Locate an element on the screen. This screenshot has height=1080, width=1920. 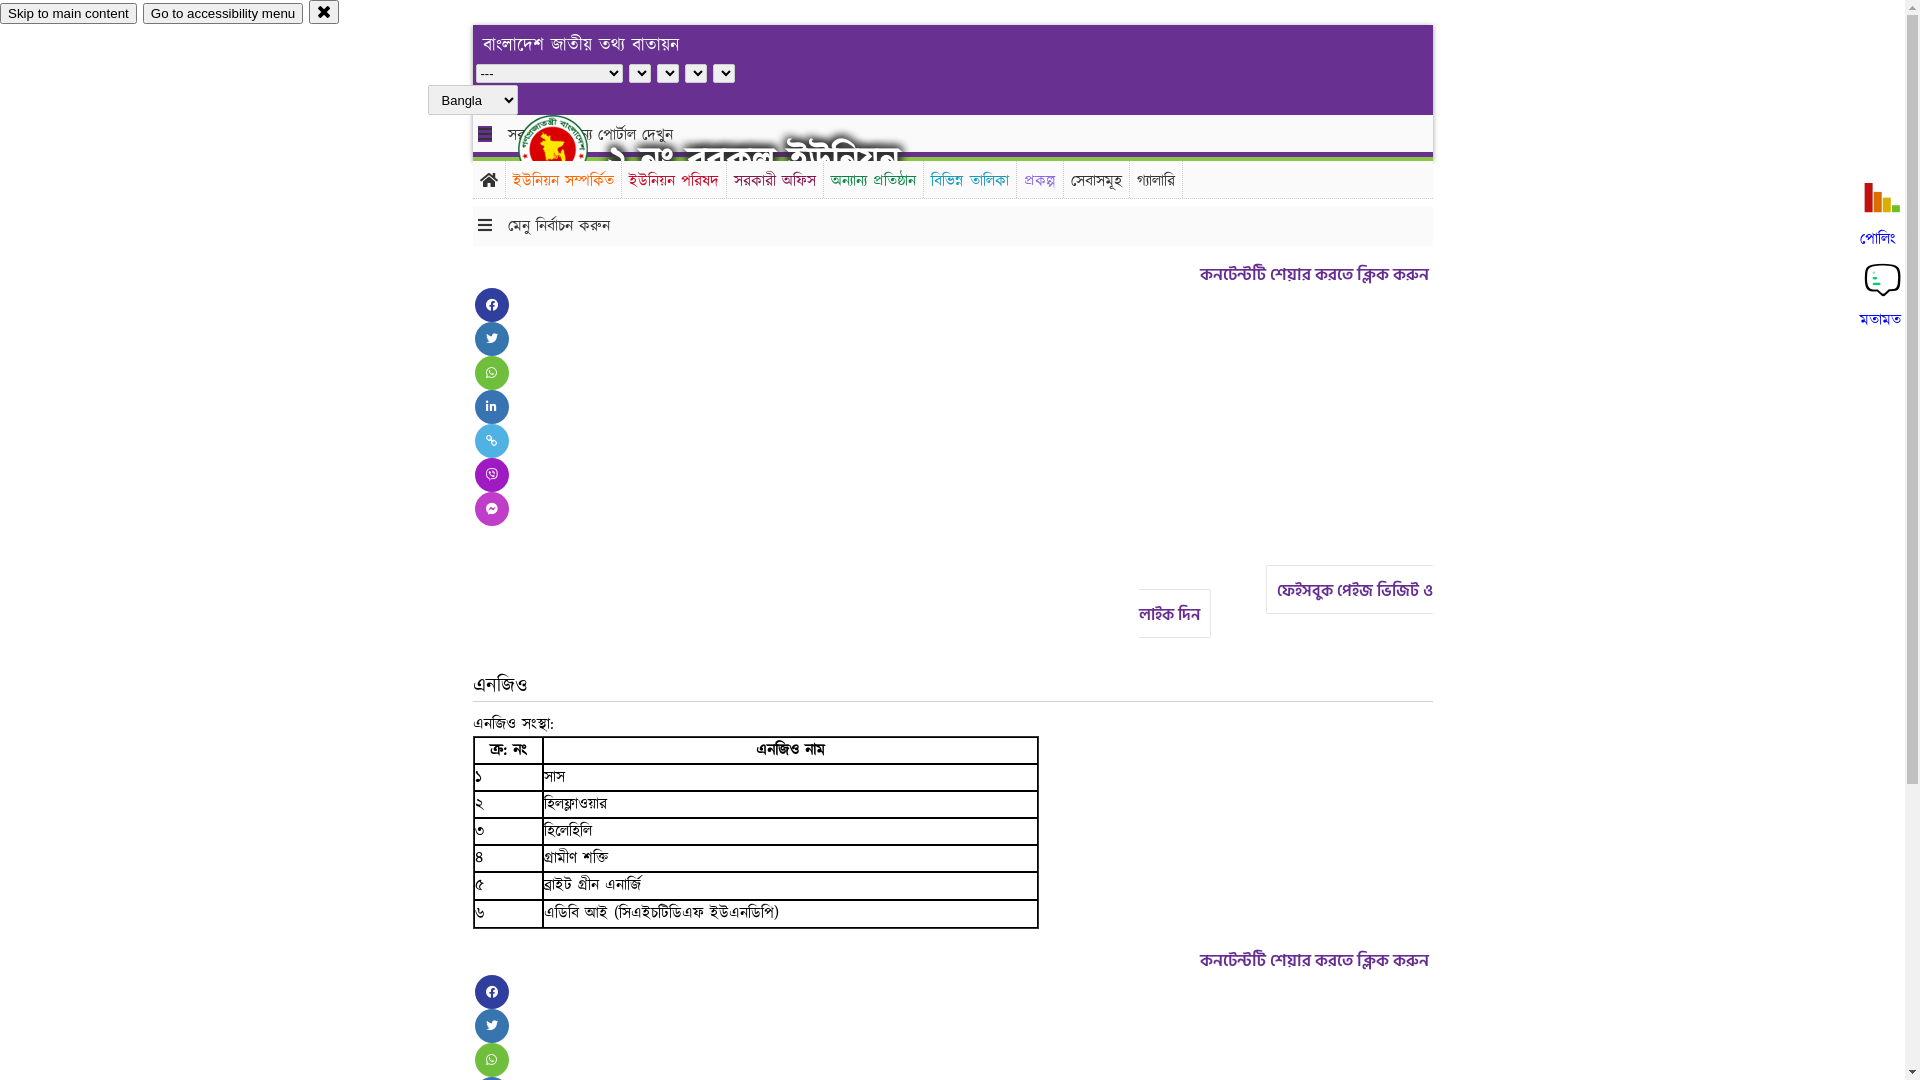
'close' is located at coordinates (324, 11).